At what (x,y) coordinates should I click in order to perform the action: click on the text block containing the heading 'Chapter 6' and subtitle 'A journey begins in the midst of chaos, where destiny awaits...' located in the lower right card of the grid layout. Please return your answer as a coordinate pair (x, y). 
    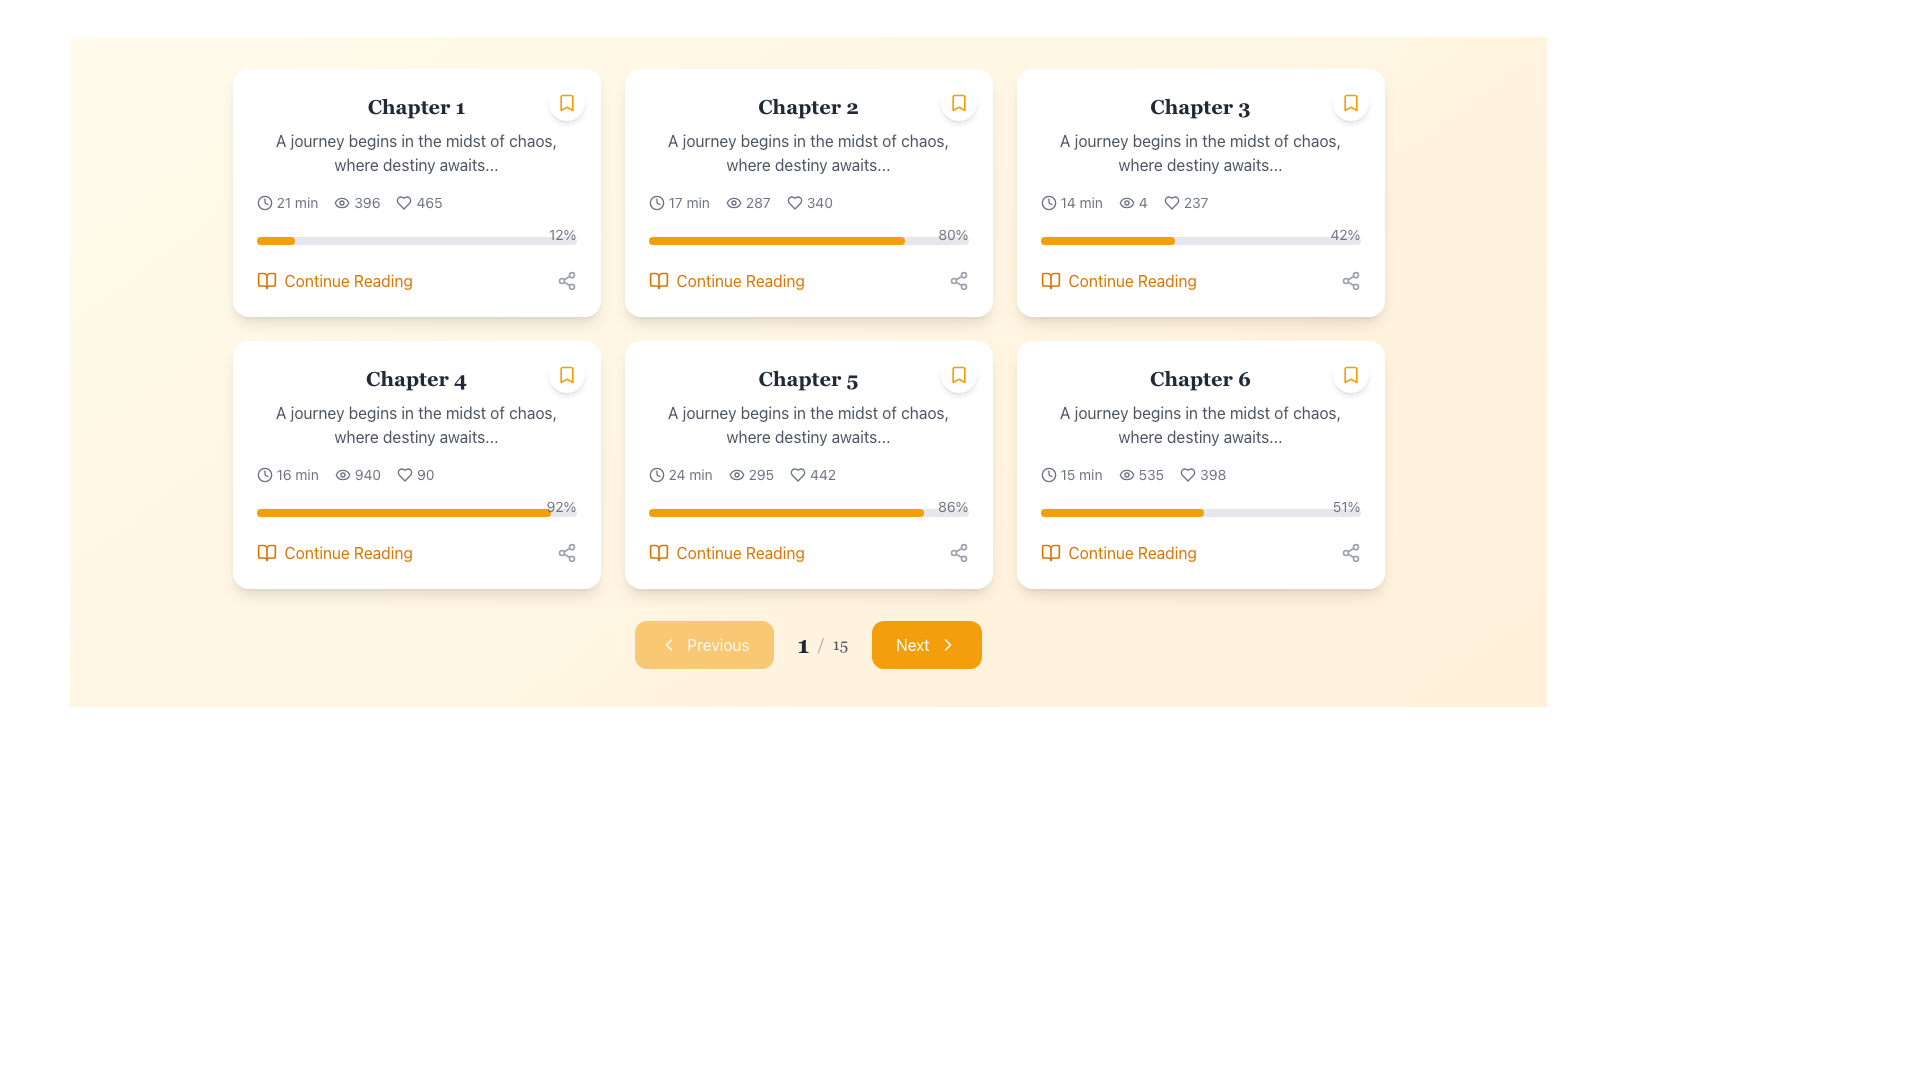
    Looking at the image, I should click on (1200, 406).